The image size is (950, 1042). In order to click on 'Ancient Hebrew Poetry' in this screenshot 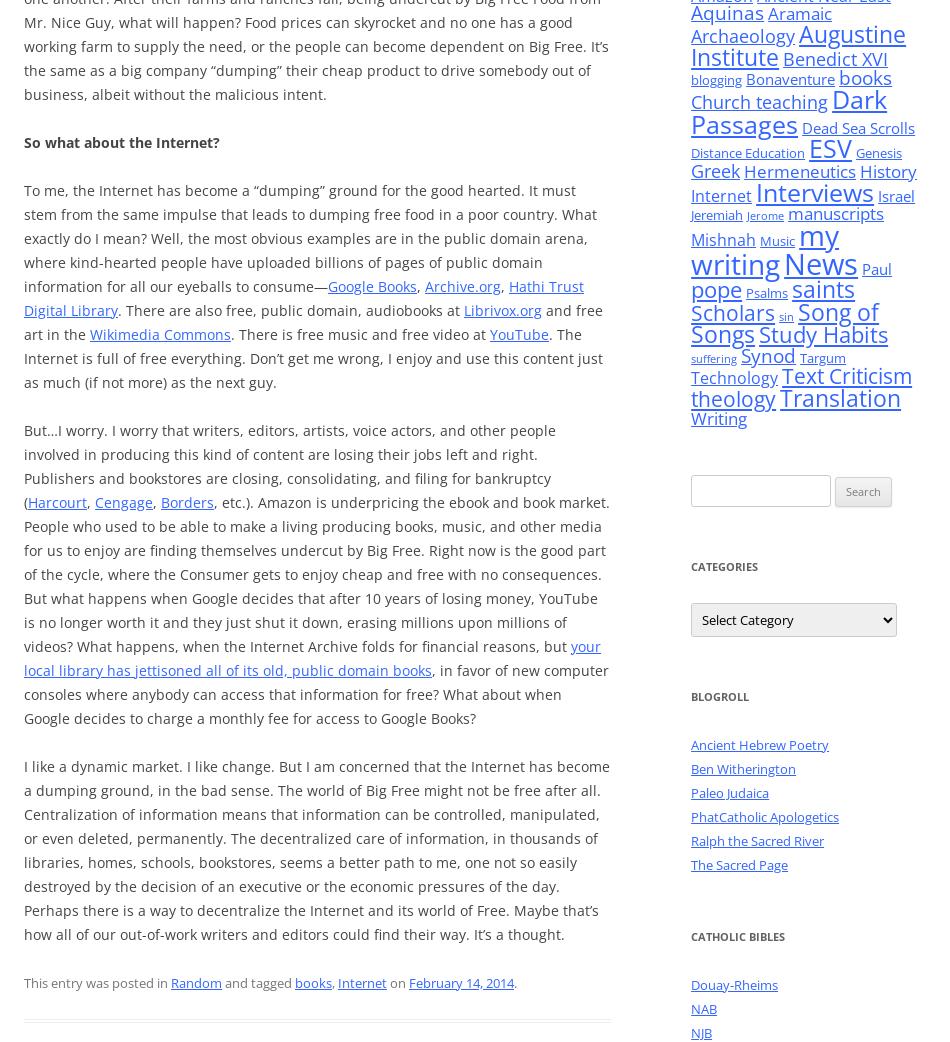, I will do `click(691, 744)`.